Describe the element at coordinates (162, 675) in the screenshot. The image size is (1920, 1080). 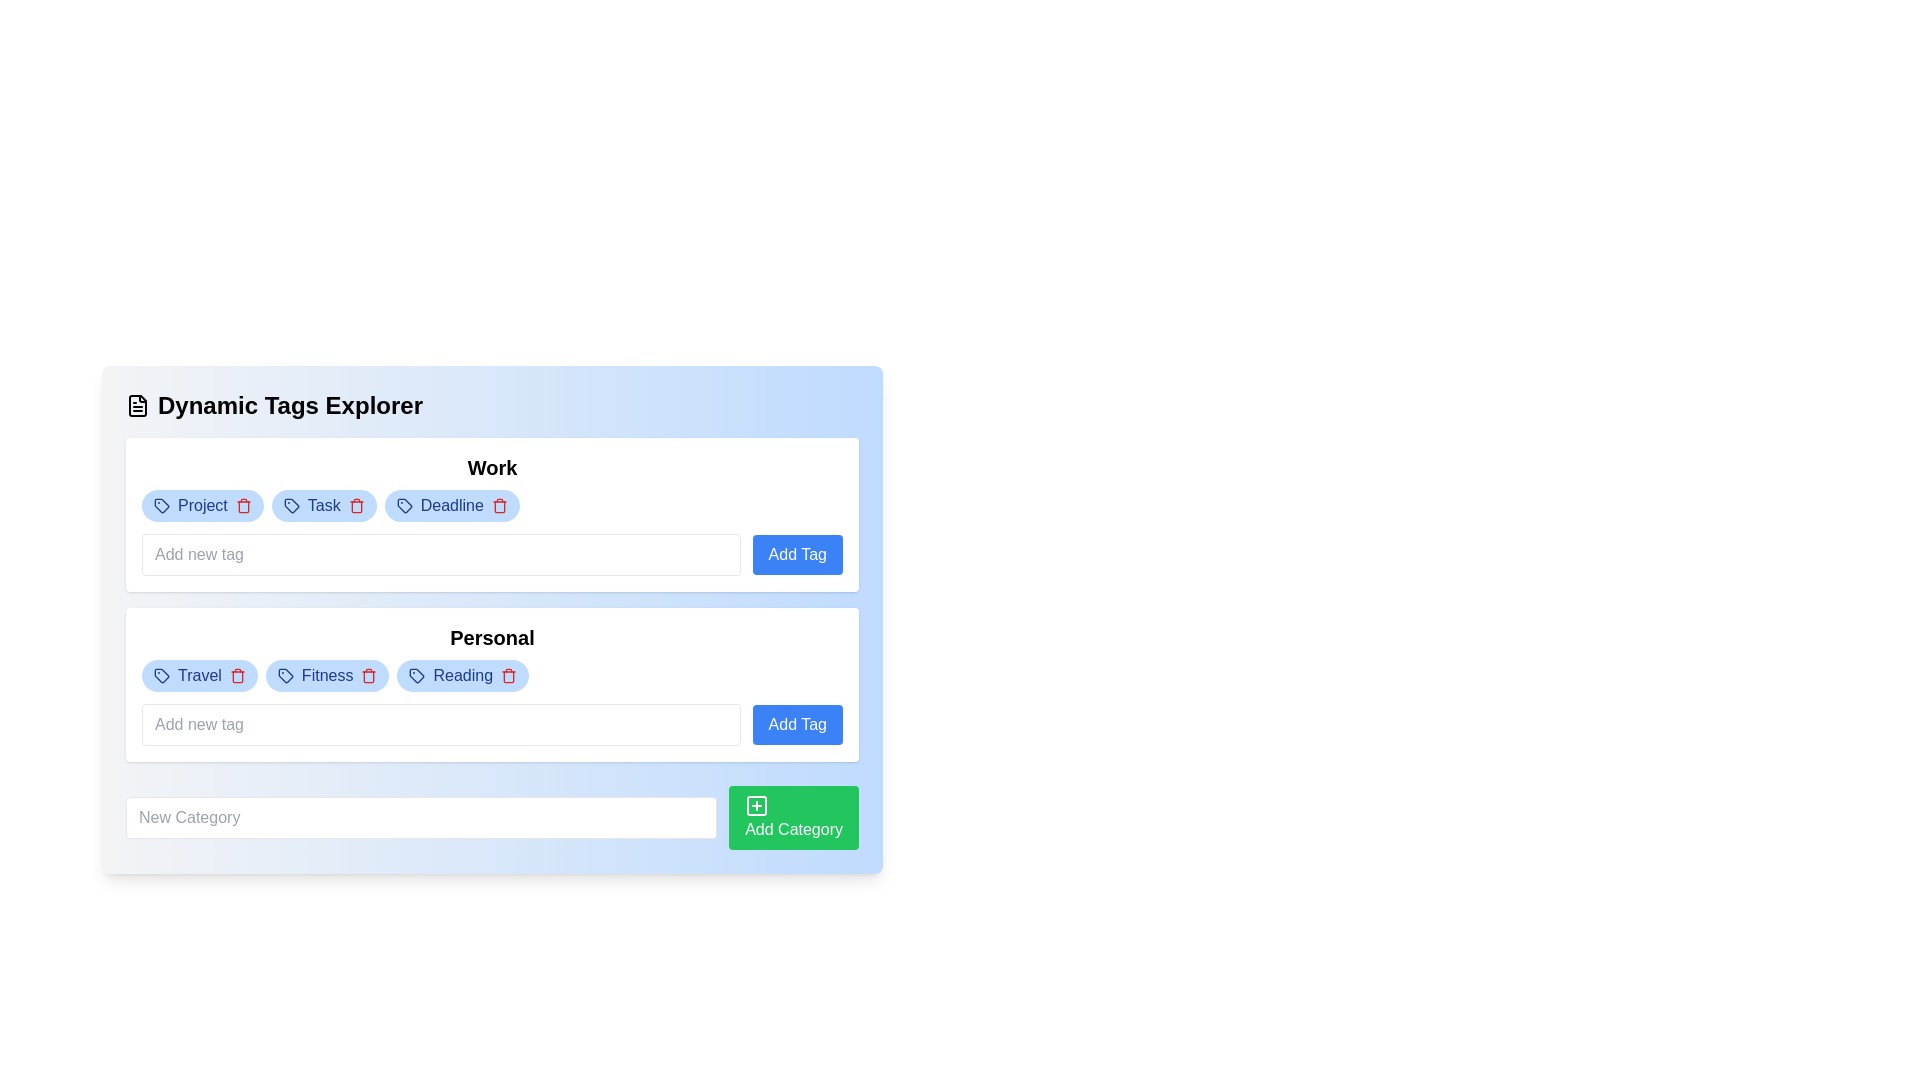
I see `the 'Travel' tag icon located within the 'Personal' category group to identify the associated category` at that location.